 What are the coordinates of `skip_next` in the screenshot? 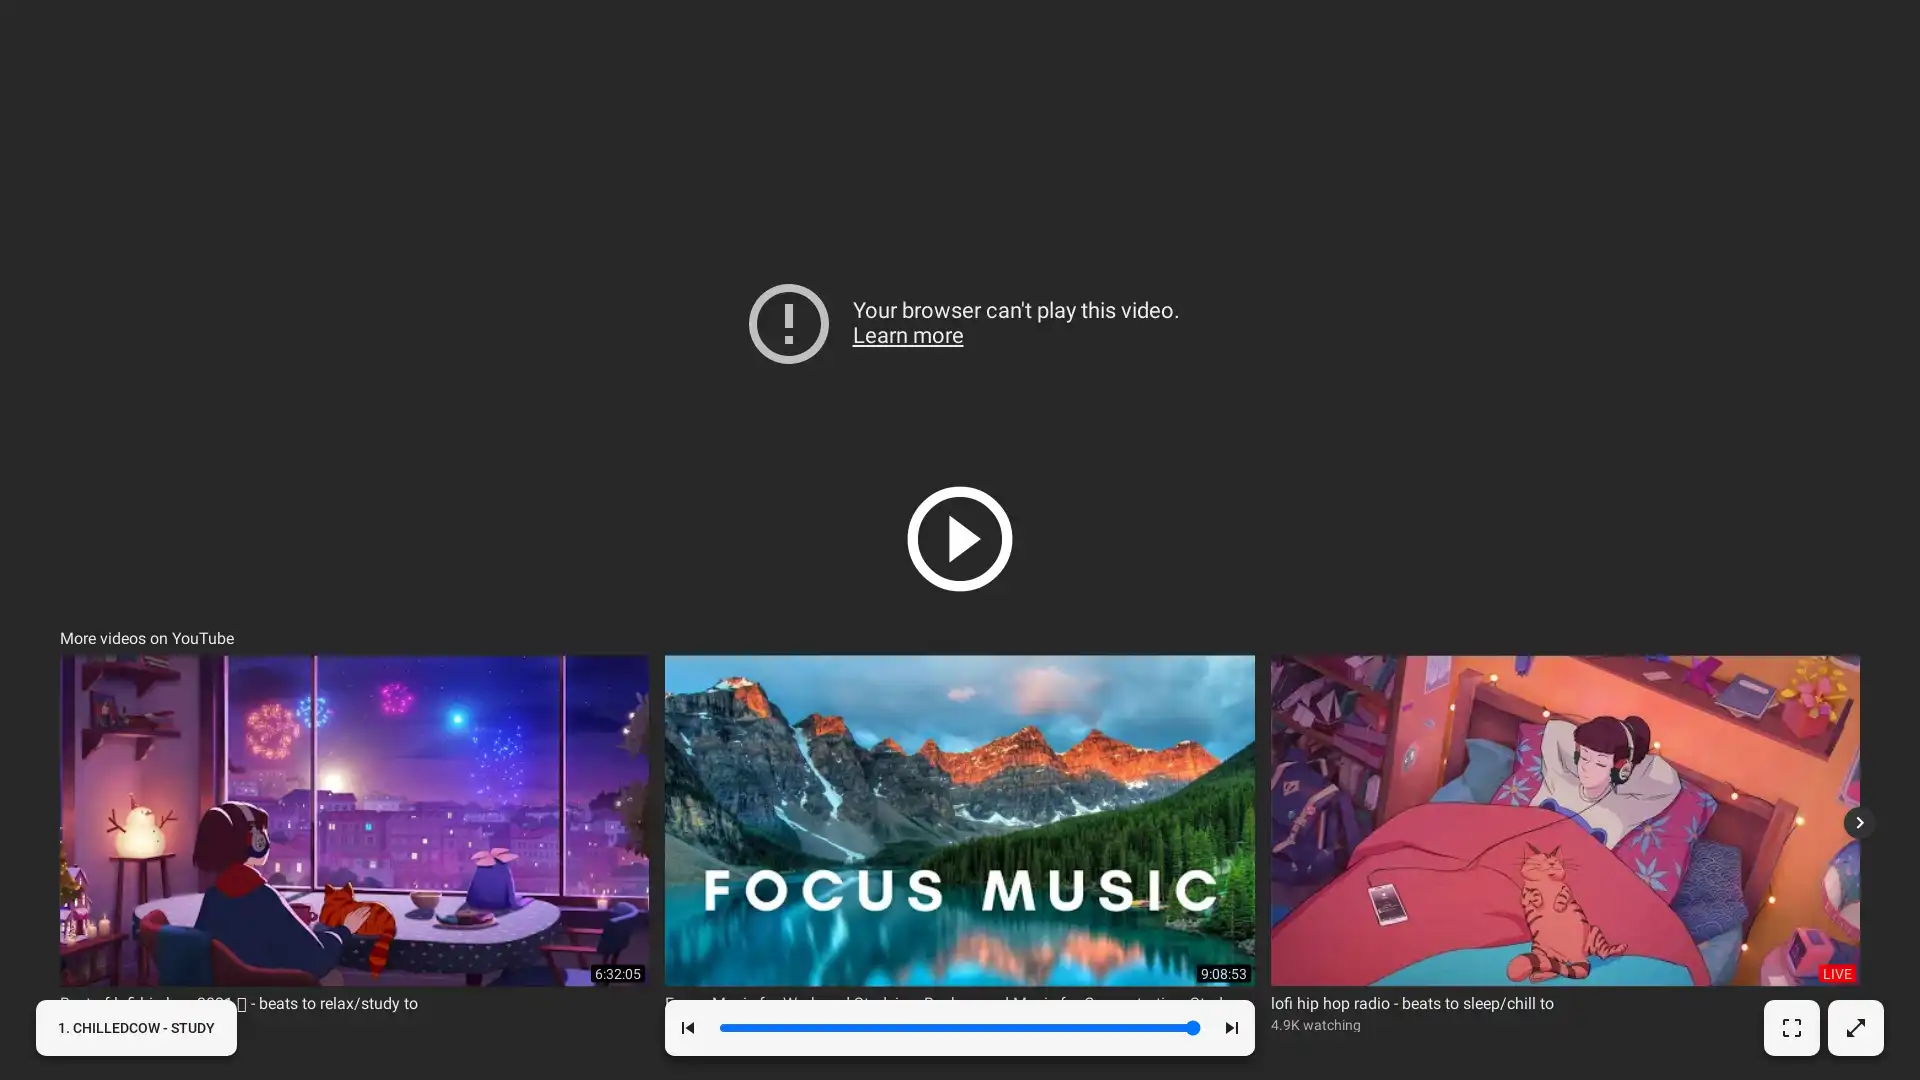 It's located at (1229, 1028).